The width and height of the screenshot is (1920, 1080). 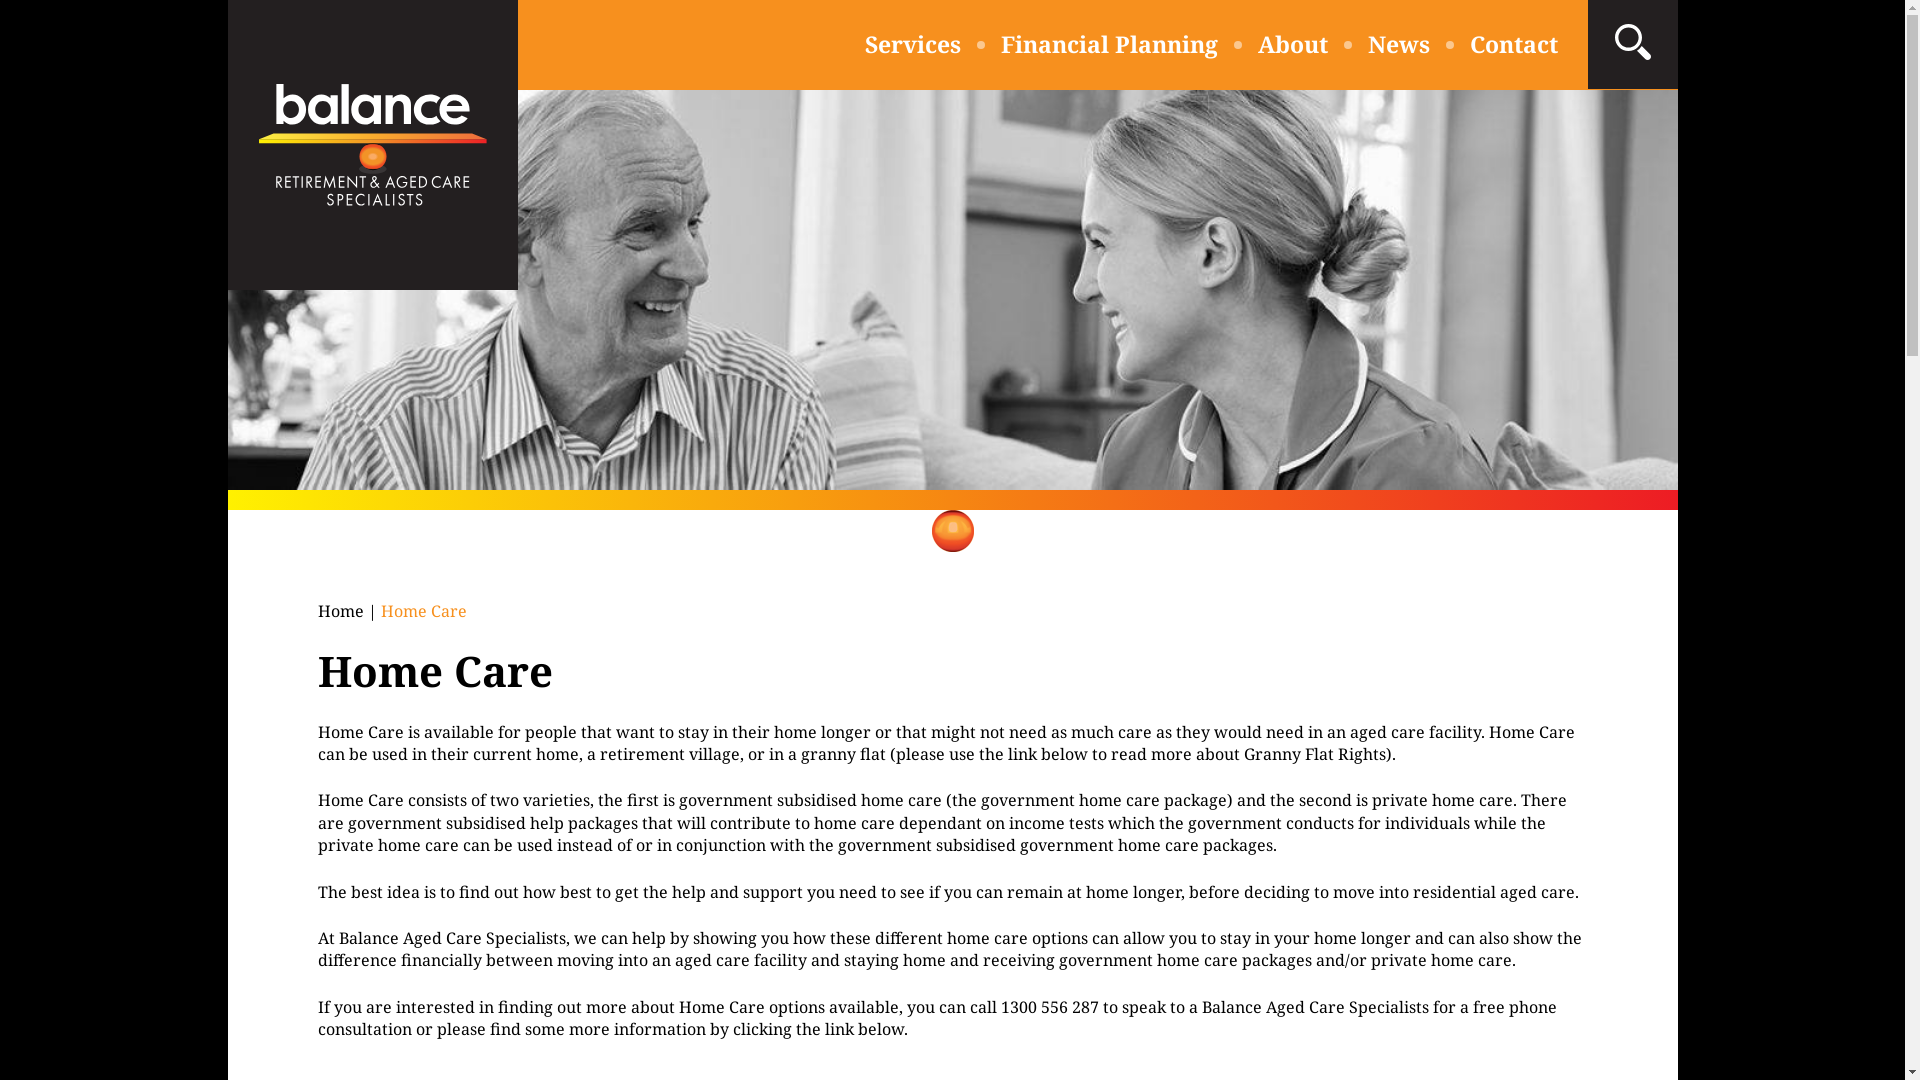 What do you see at coordinates (1469, 43) in the screenshot?
I see `'Contact'` at bounding box center [1469, 43].